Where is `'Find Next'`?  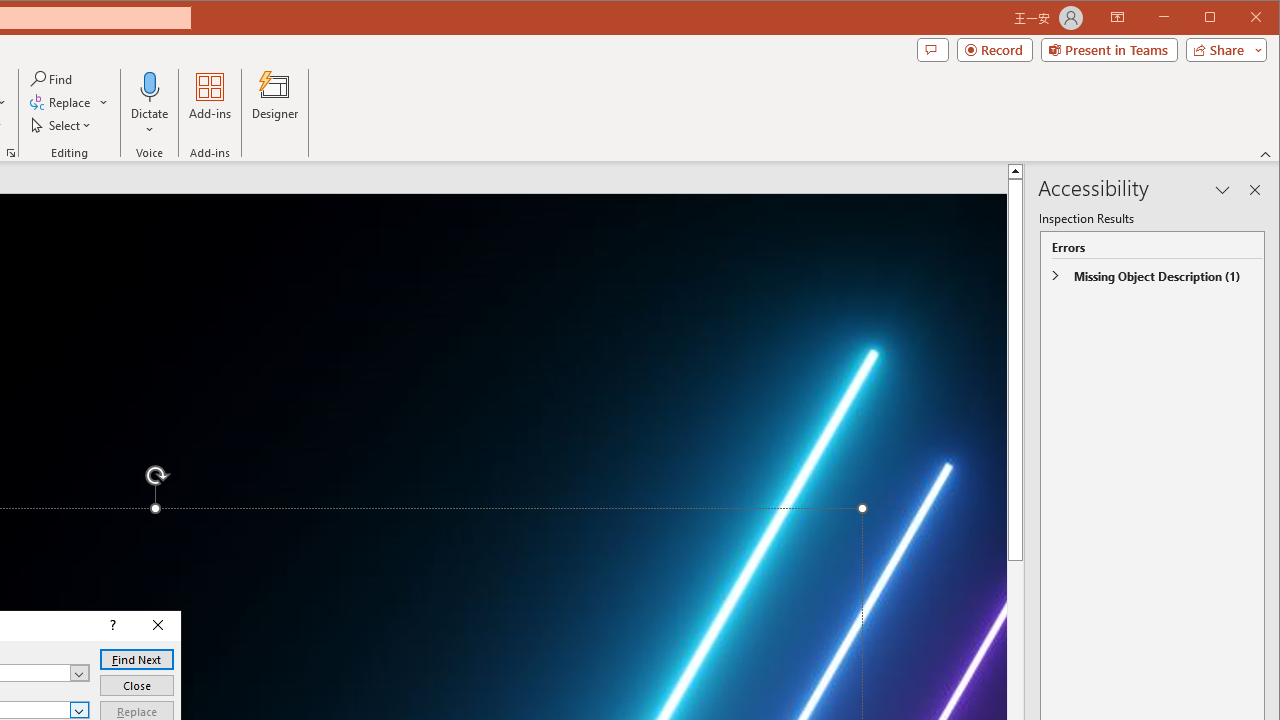
'Find Next' is located at coordinates (135, 659).